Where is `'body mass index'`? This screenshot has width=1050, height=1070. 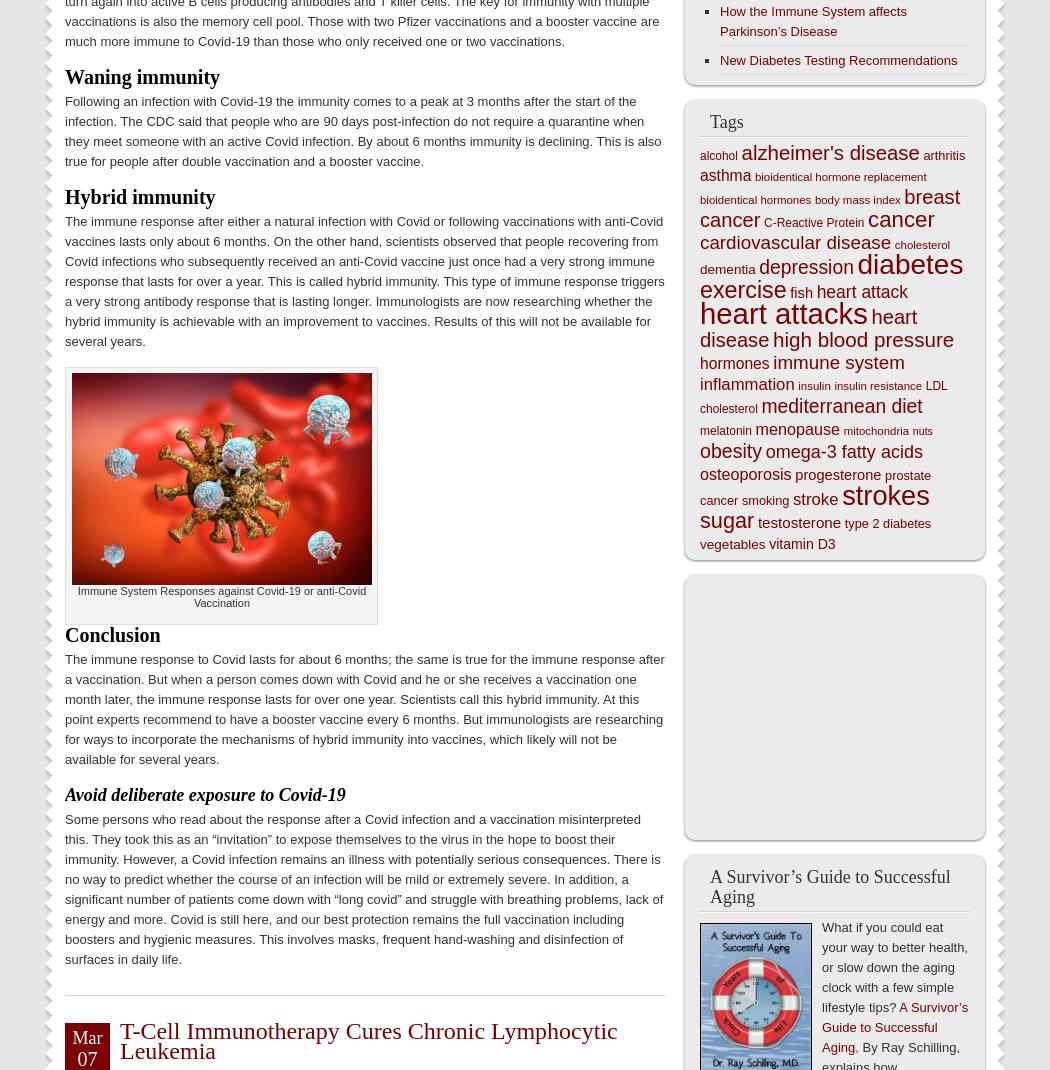 'body mass index' is located at coordinates (857, 198).